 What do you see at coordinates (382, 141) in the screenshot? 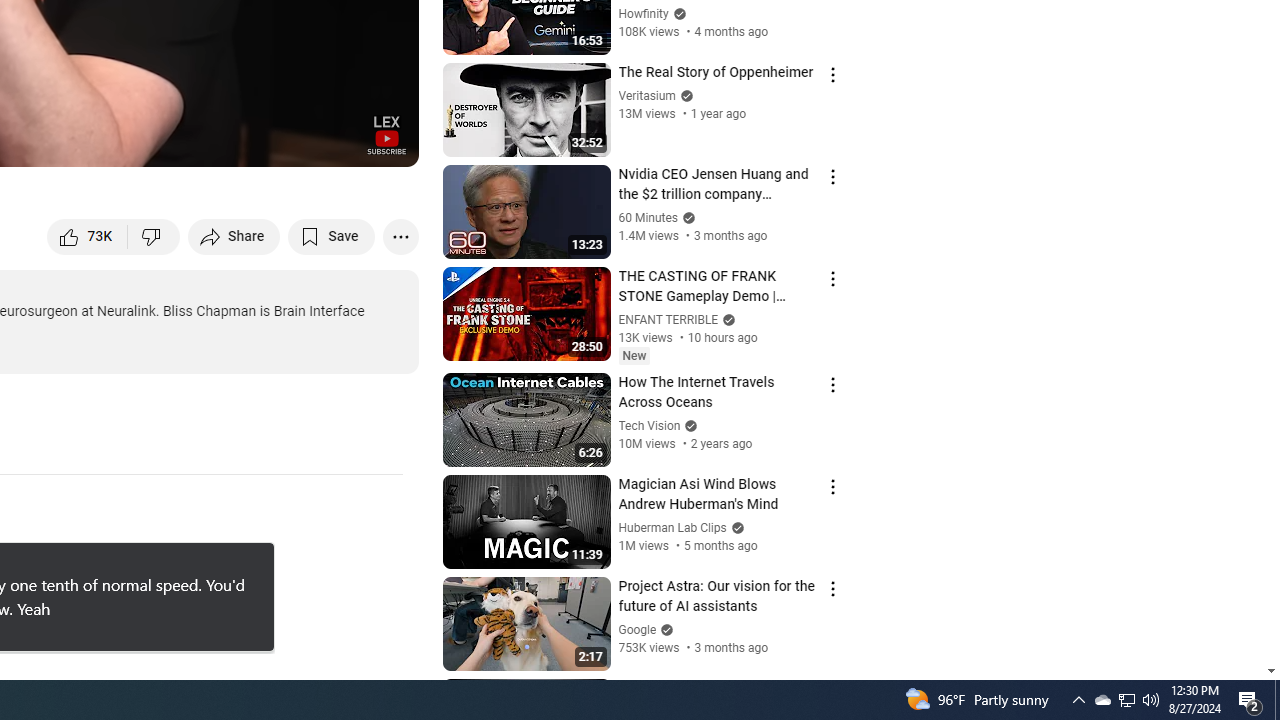
I see `'Full screen (f)'` at bounding box center [382, 141].